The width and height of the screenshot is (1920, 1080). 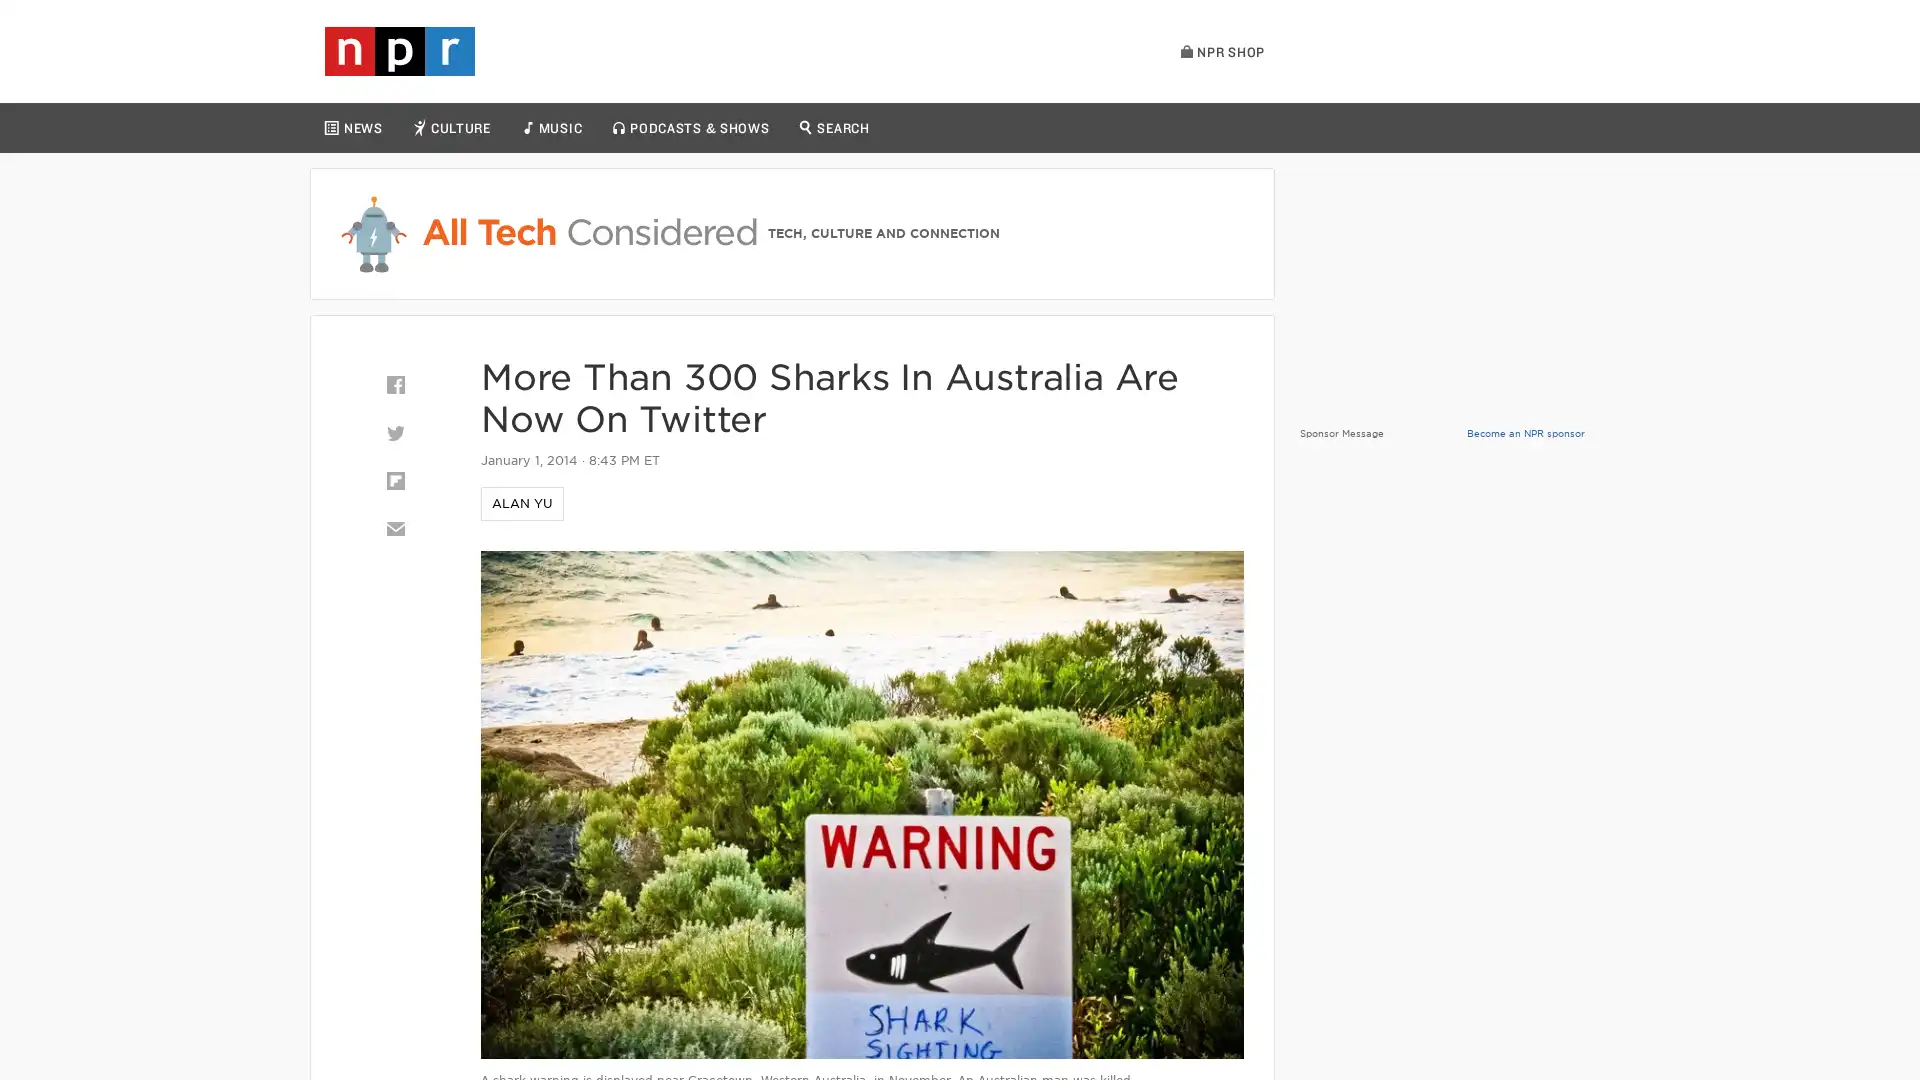 What do you see at coordinates (1443, 57) in the screenshot?
I see `Play Live Radio` at bounding box center [1443, 57].